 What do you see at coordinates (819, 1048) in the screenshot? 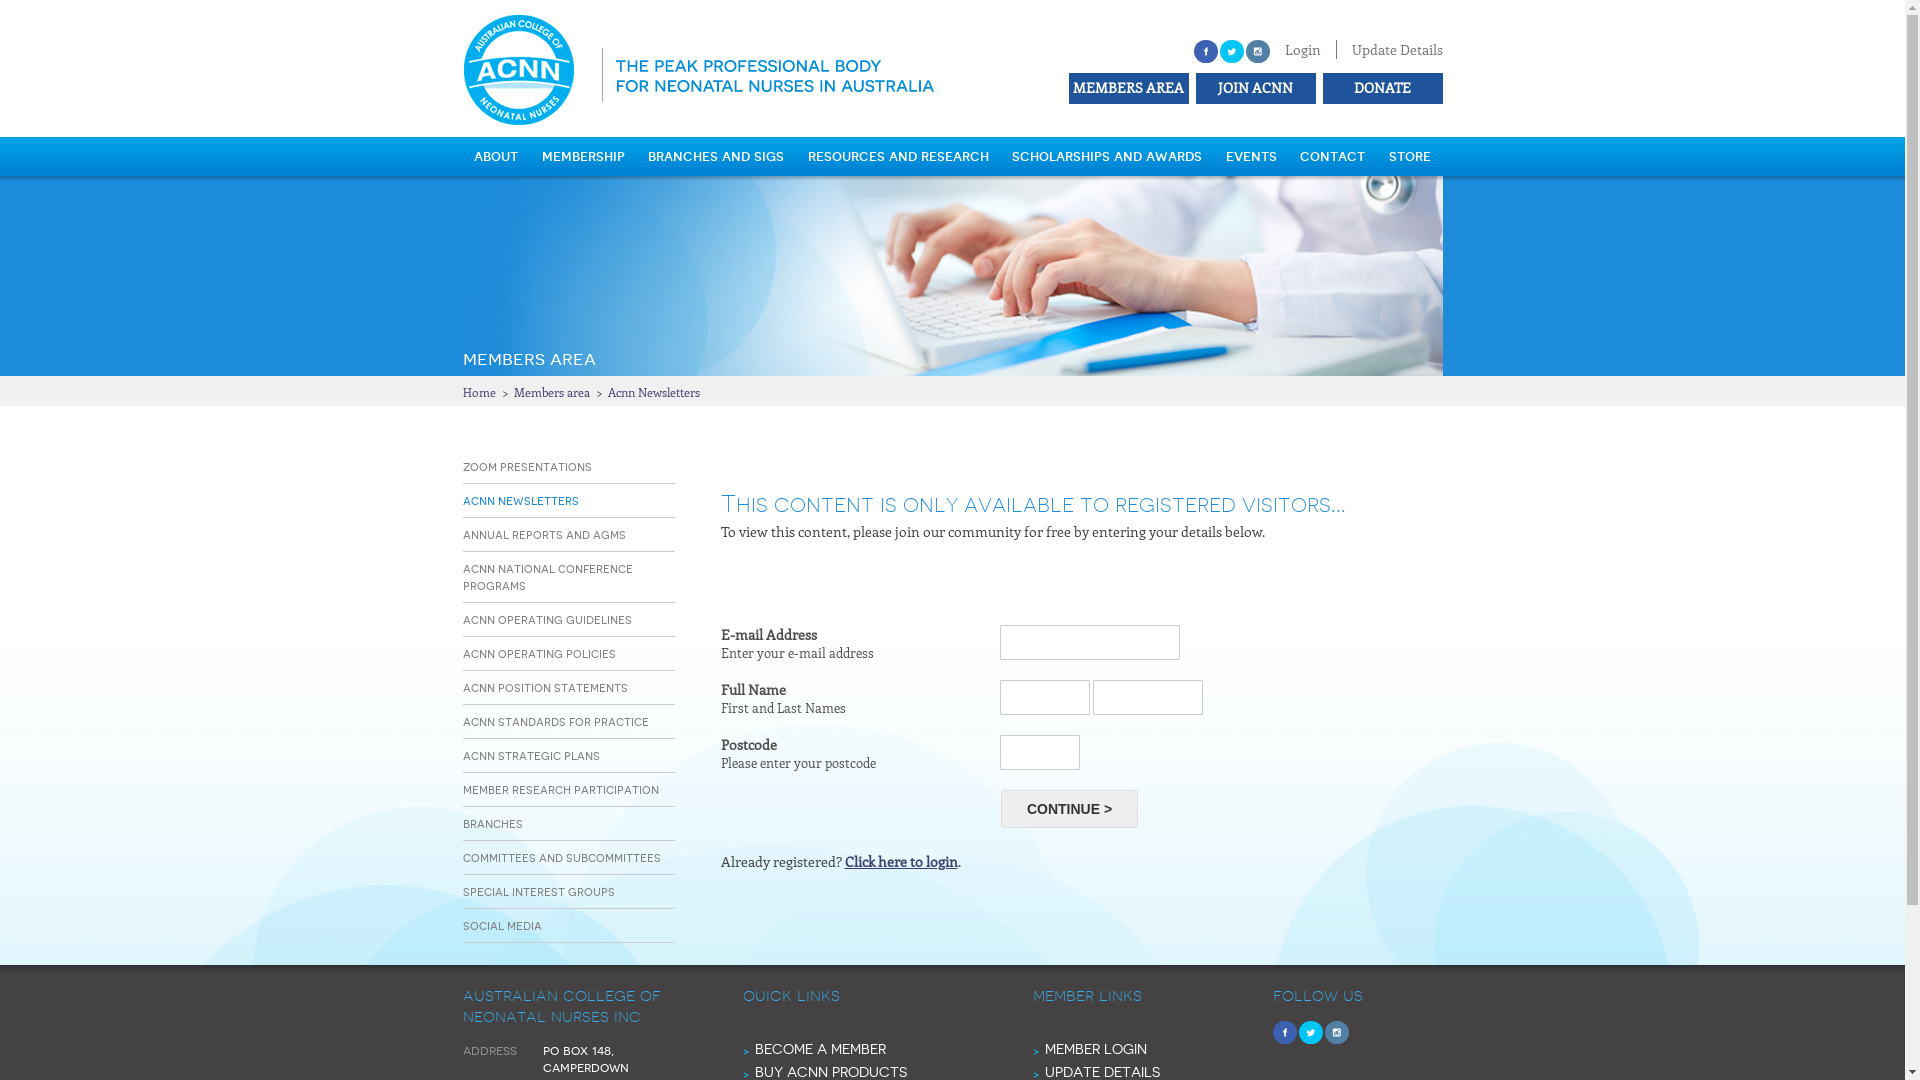
I see `'BECOME A MEMBER'` at bounding box center [819, 1048].